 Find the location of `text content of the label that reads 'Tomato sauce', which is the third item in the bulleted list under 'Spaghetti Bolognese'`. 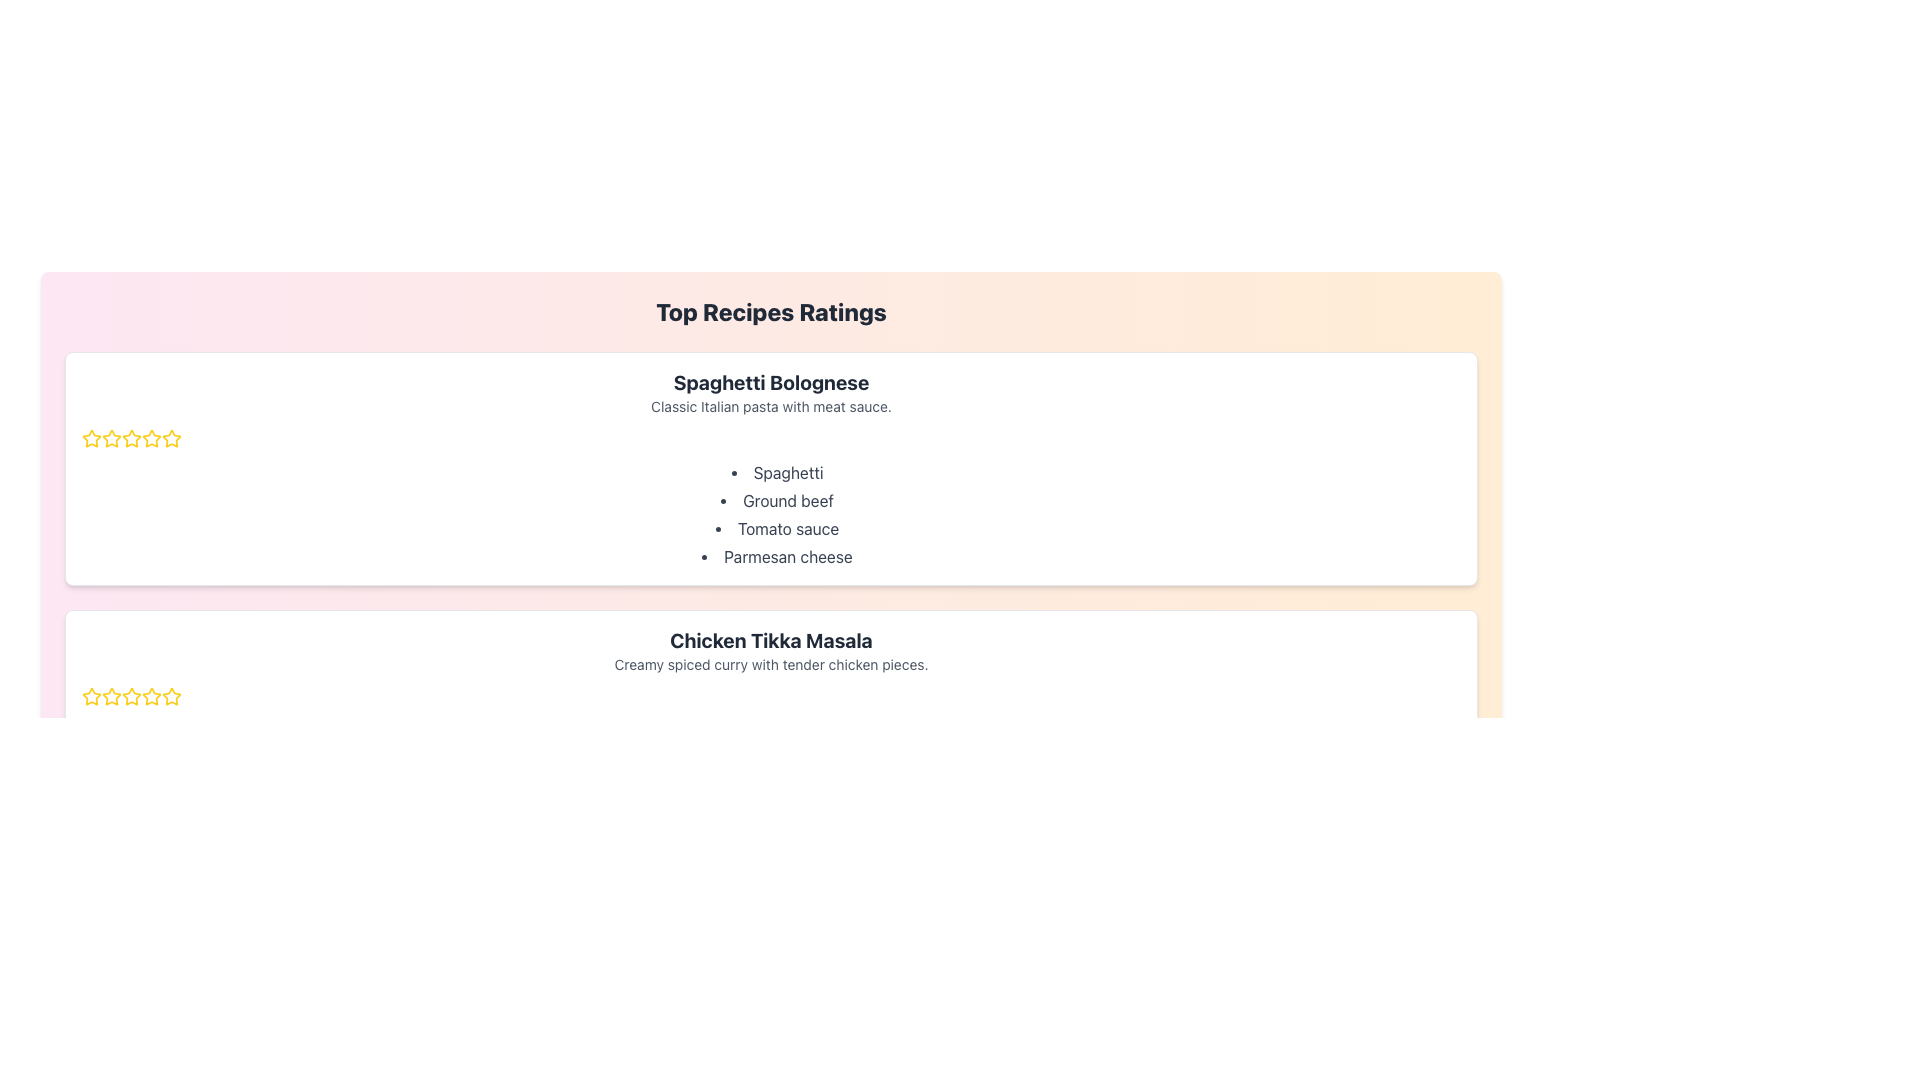

text content of the label that reads 'Tomato sauce', which is the third item in the bulleted list under 'Spaghetti Bolognese' is located at coordinates (776, 527).